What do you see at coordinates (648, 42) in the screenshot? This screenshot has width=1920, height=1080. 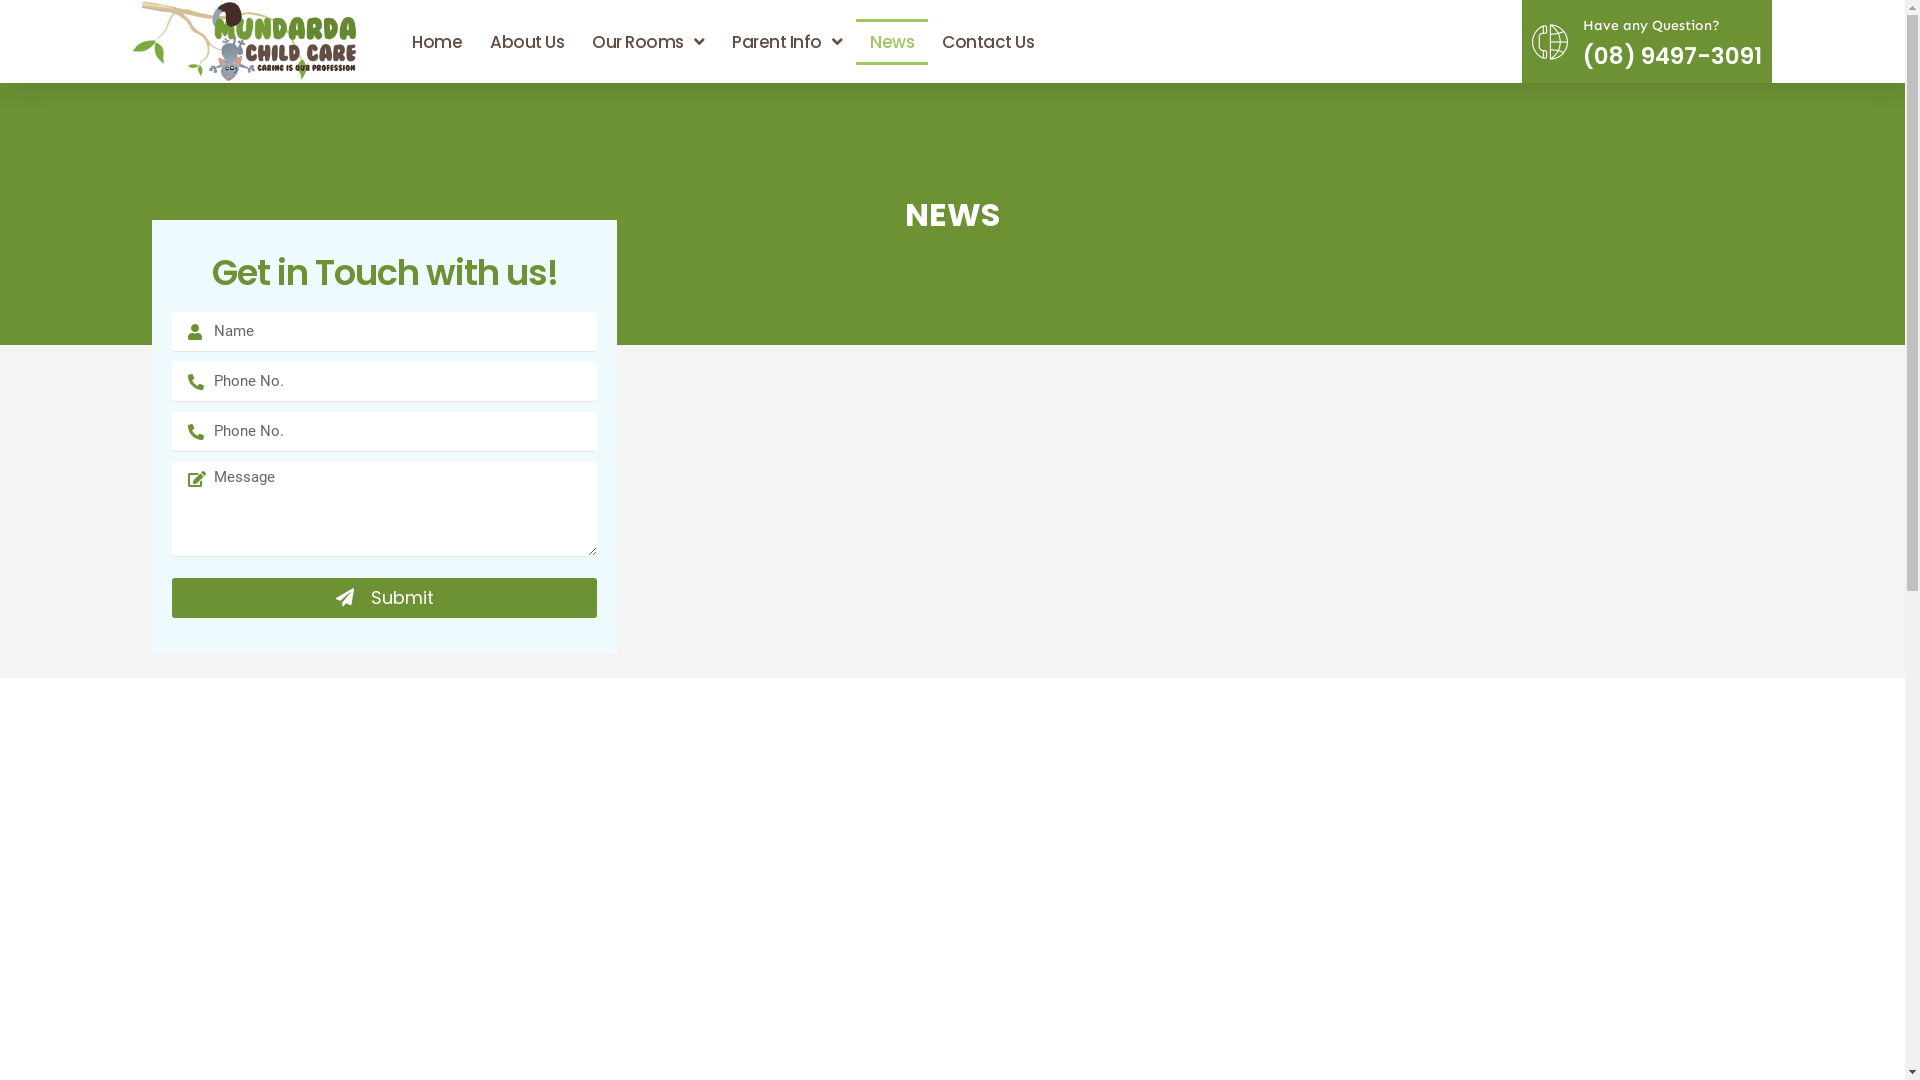 I see `'Our Rooms'` at bounding box center [648, 42].